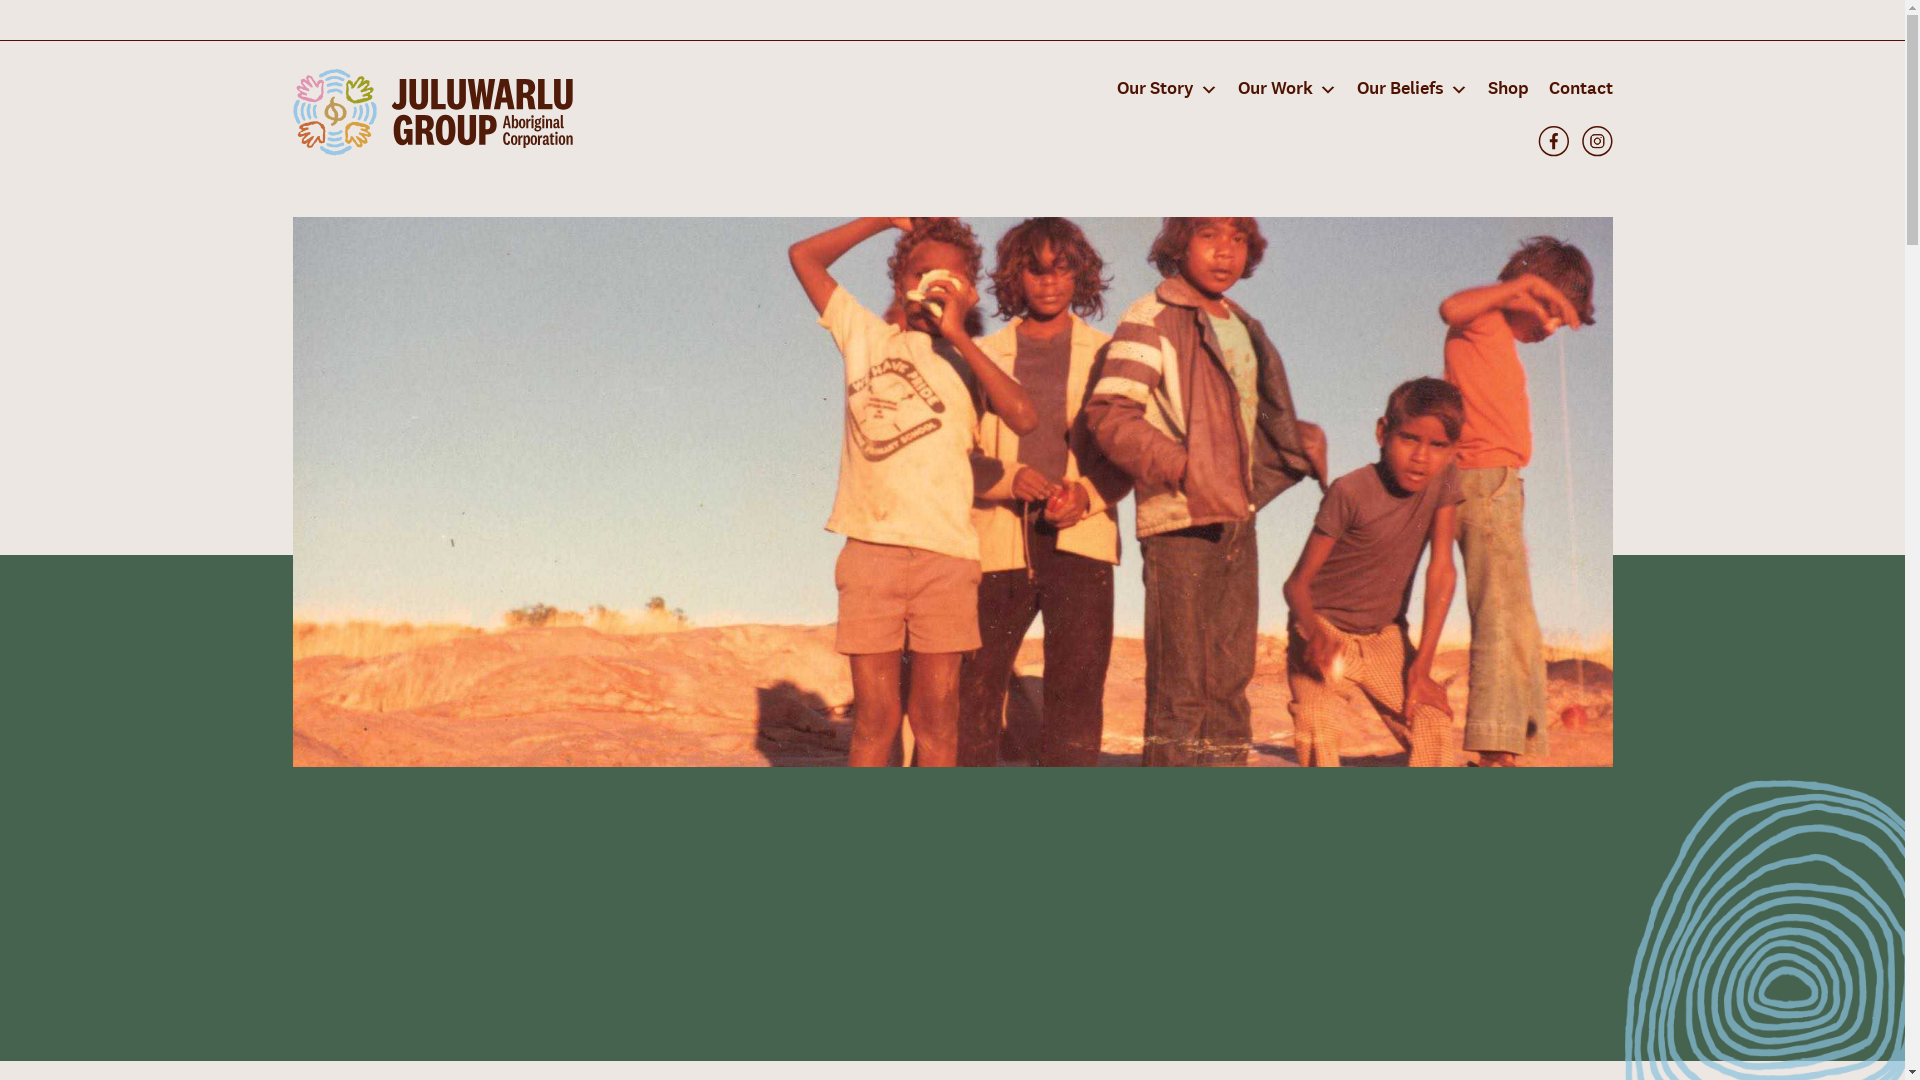  I want to click on 'Our Beliefs', so click(1345, 87).